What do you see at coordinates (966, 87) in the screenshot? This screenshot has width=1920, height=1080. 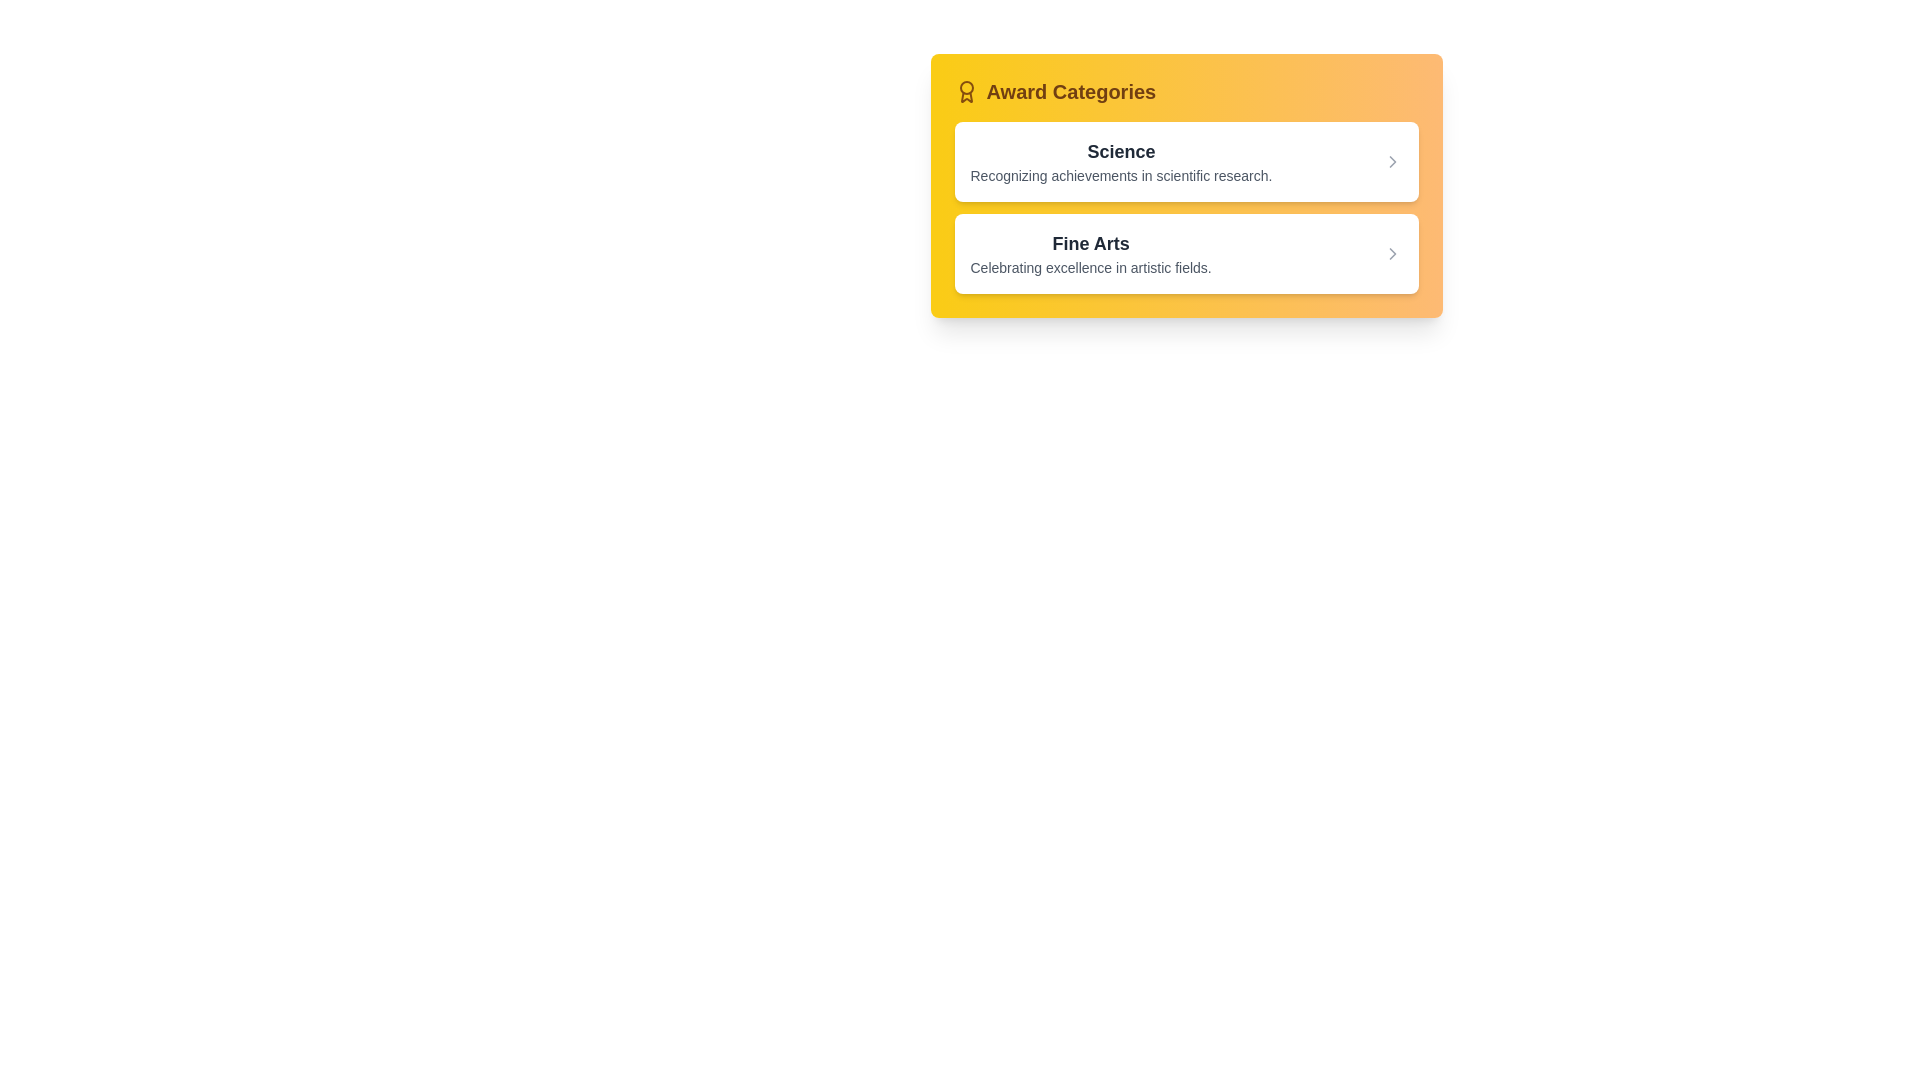 I see `the SVG Circle Element that is part of the award icon, located near the 'Award Categories' text` at bounding box center [966, 87].